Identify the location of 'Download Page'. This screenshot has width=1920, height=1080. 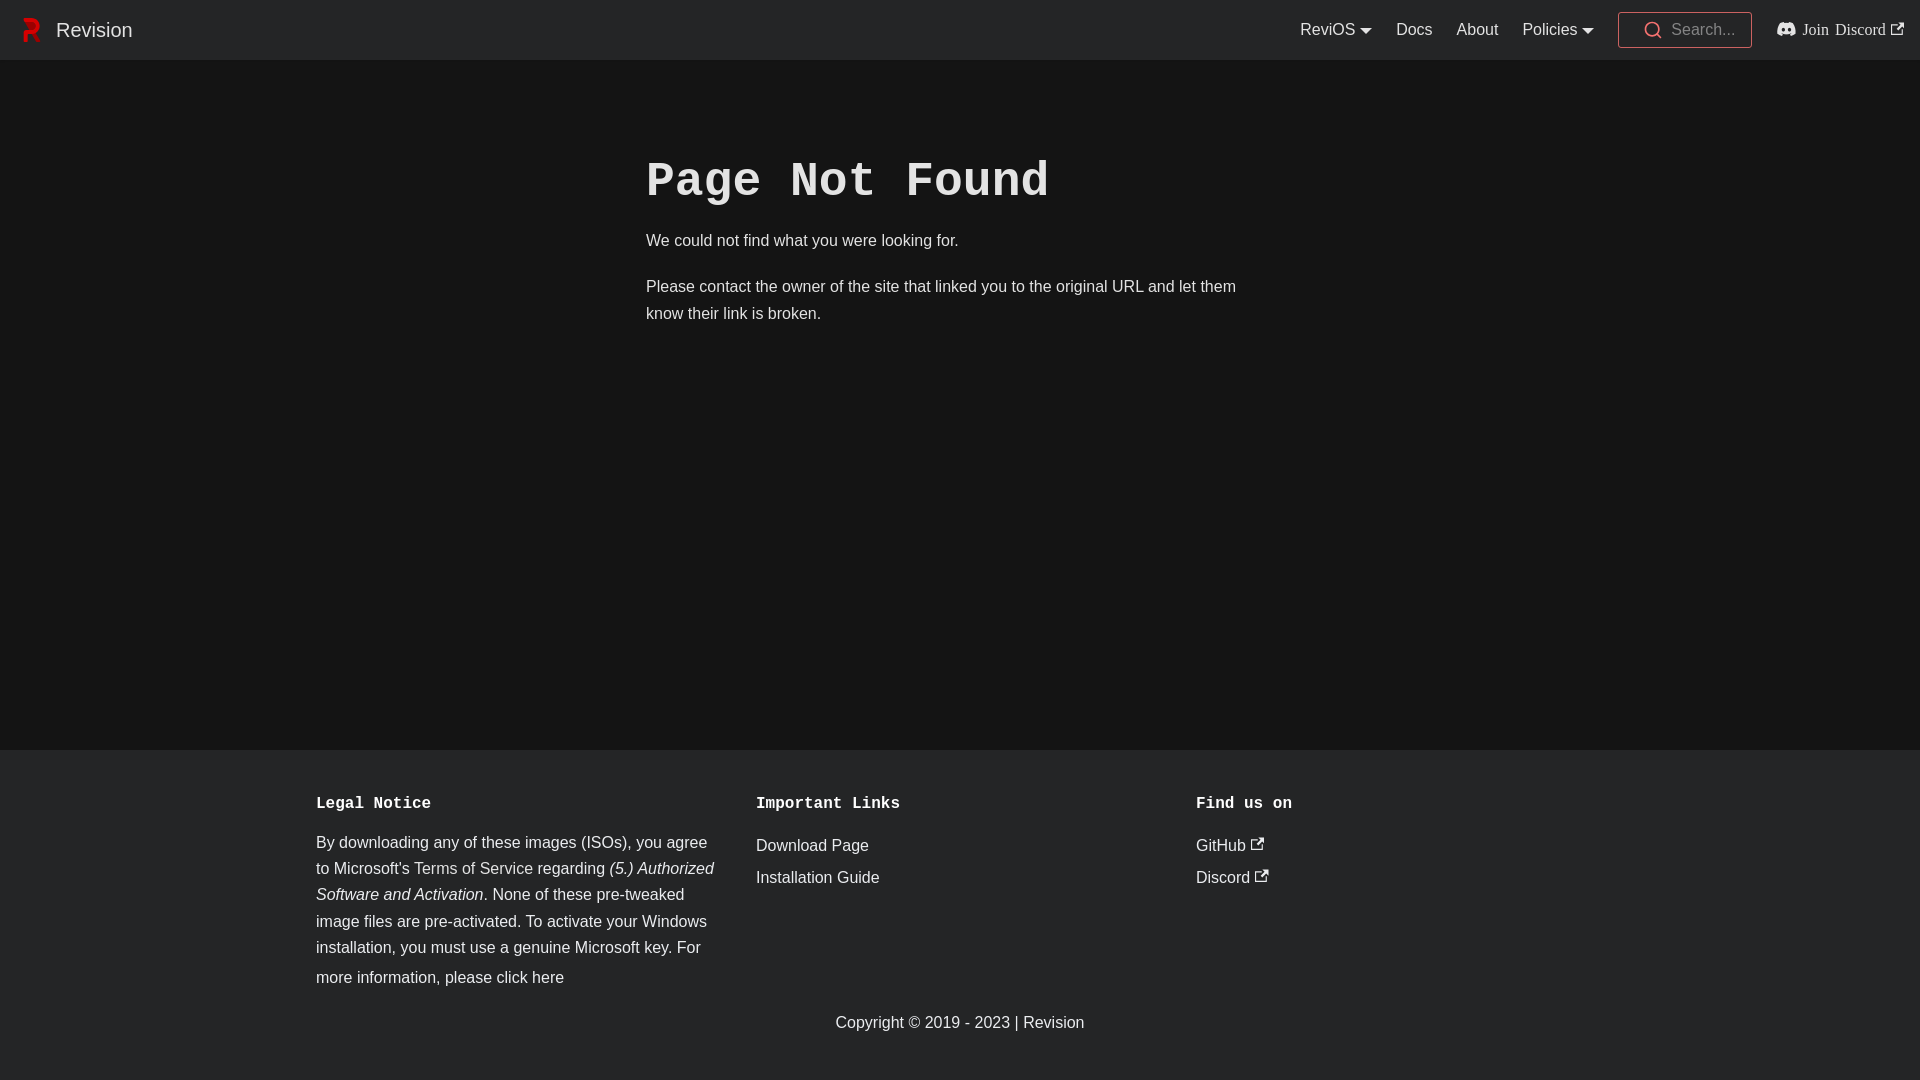
(812, 845).